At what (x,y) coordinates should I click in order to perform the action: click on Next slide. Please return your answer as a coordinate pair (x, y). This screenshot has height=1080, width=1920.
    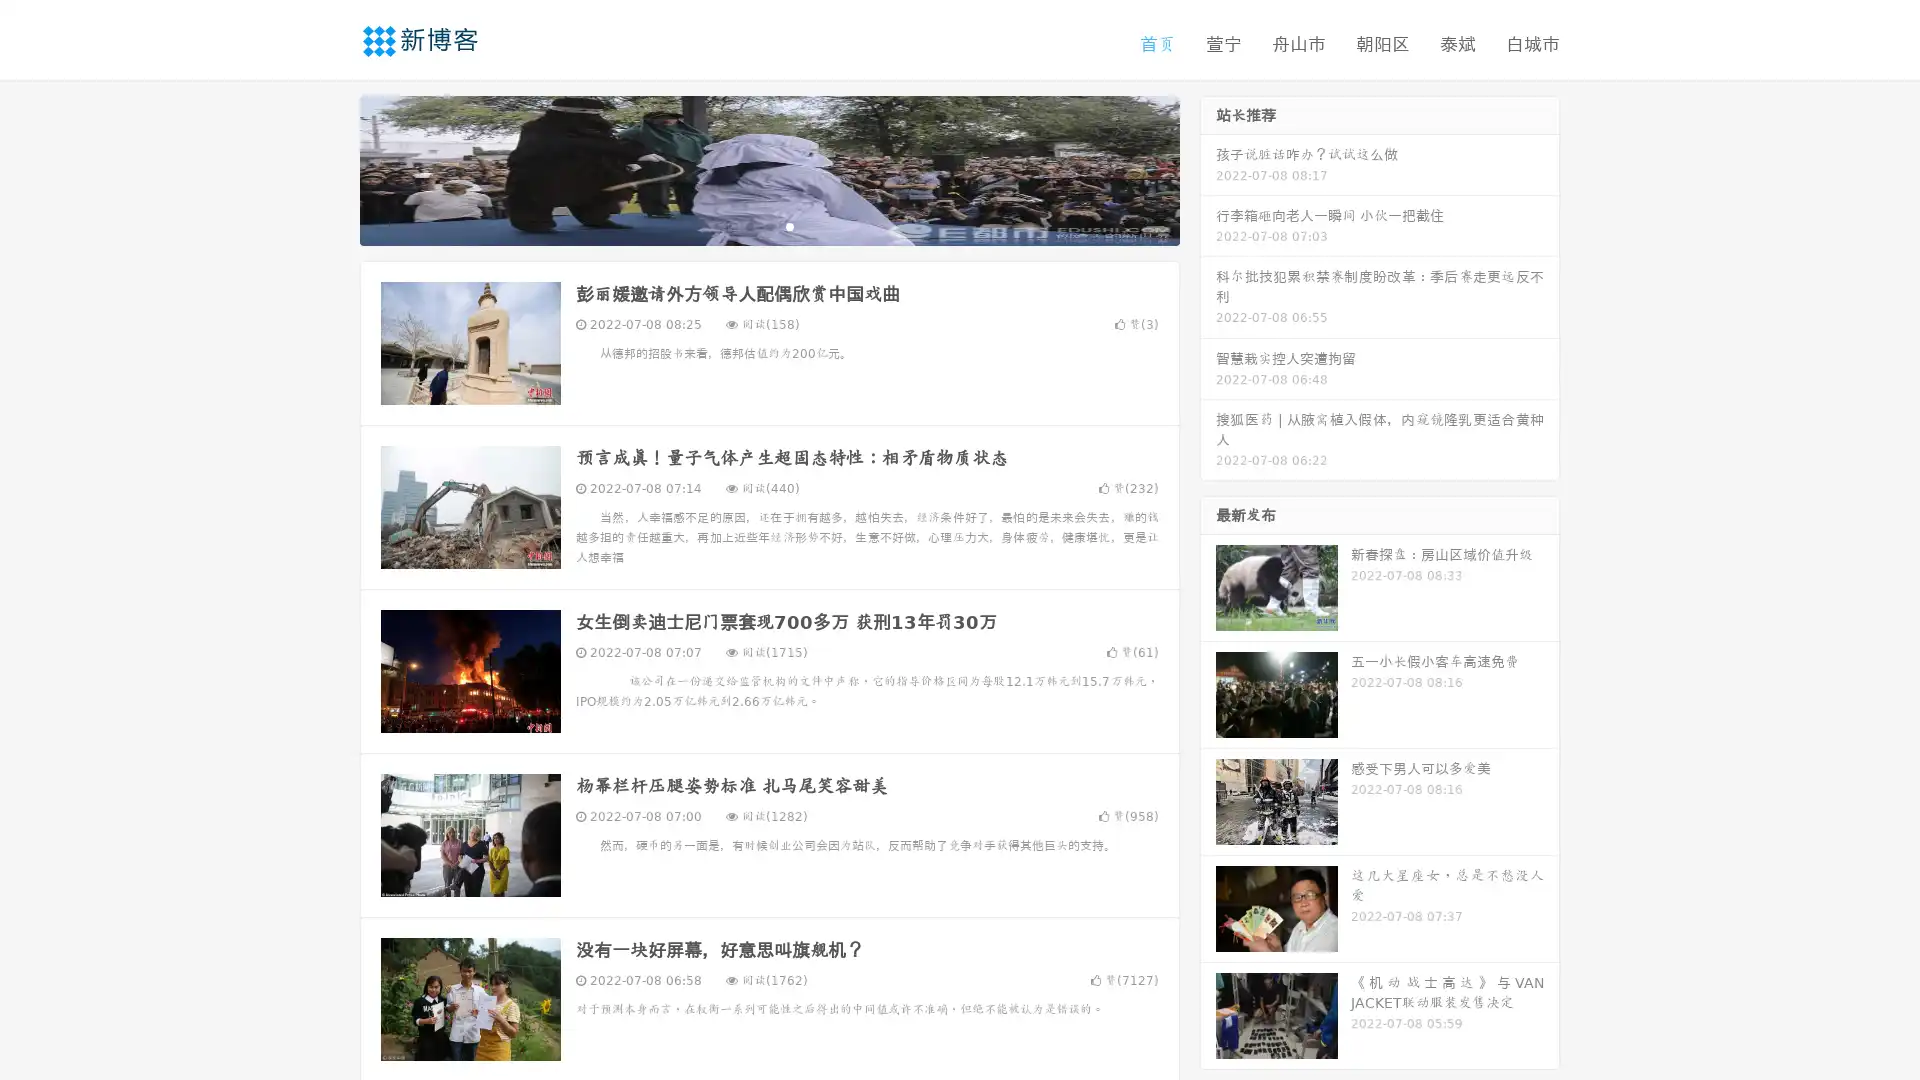
    Looking at the image, I should click on (1208, 168).